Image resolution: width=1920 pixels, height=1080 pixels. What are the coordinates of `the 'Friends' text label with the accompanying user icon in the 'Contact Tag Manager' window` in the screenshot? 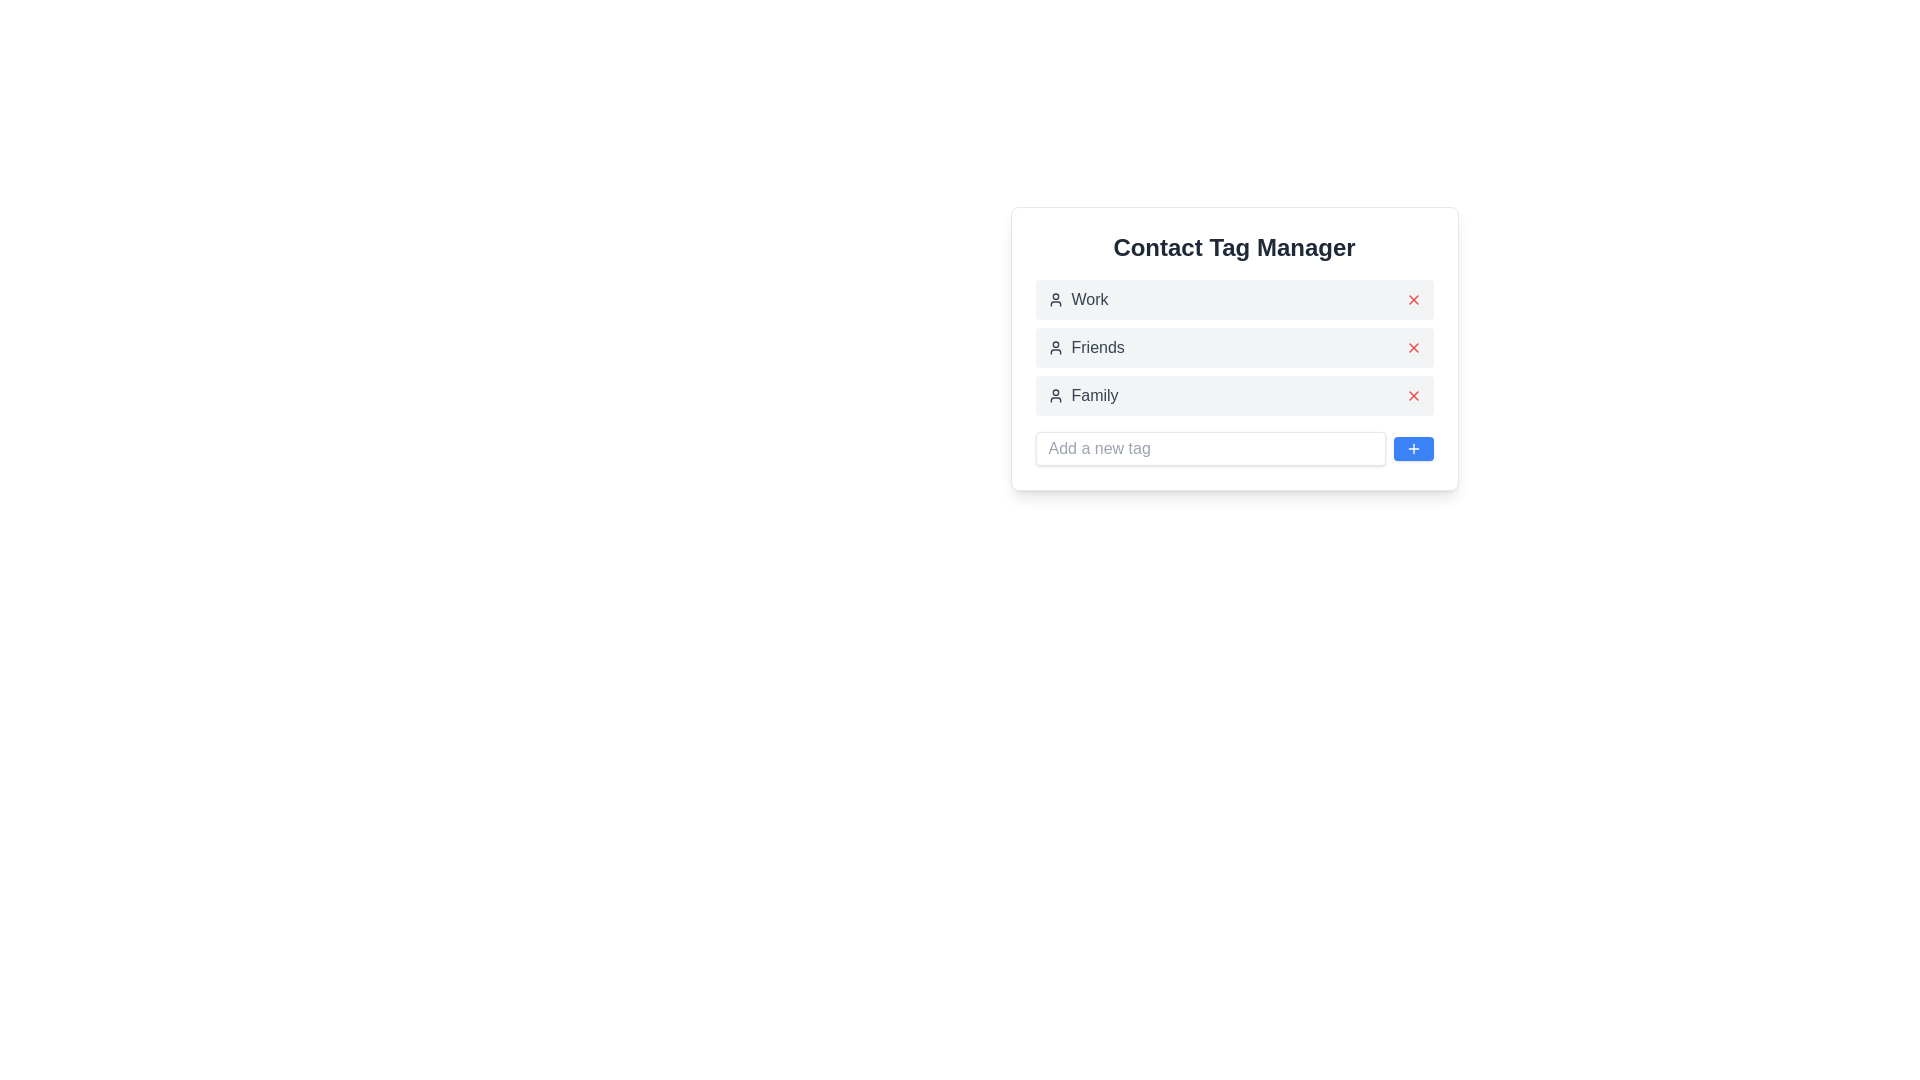 It's located at (1085, 346).